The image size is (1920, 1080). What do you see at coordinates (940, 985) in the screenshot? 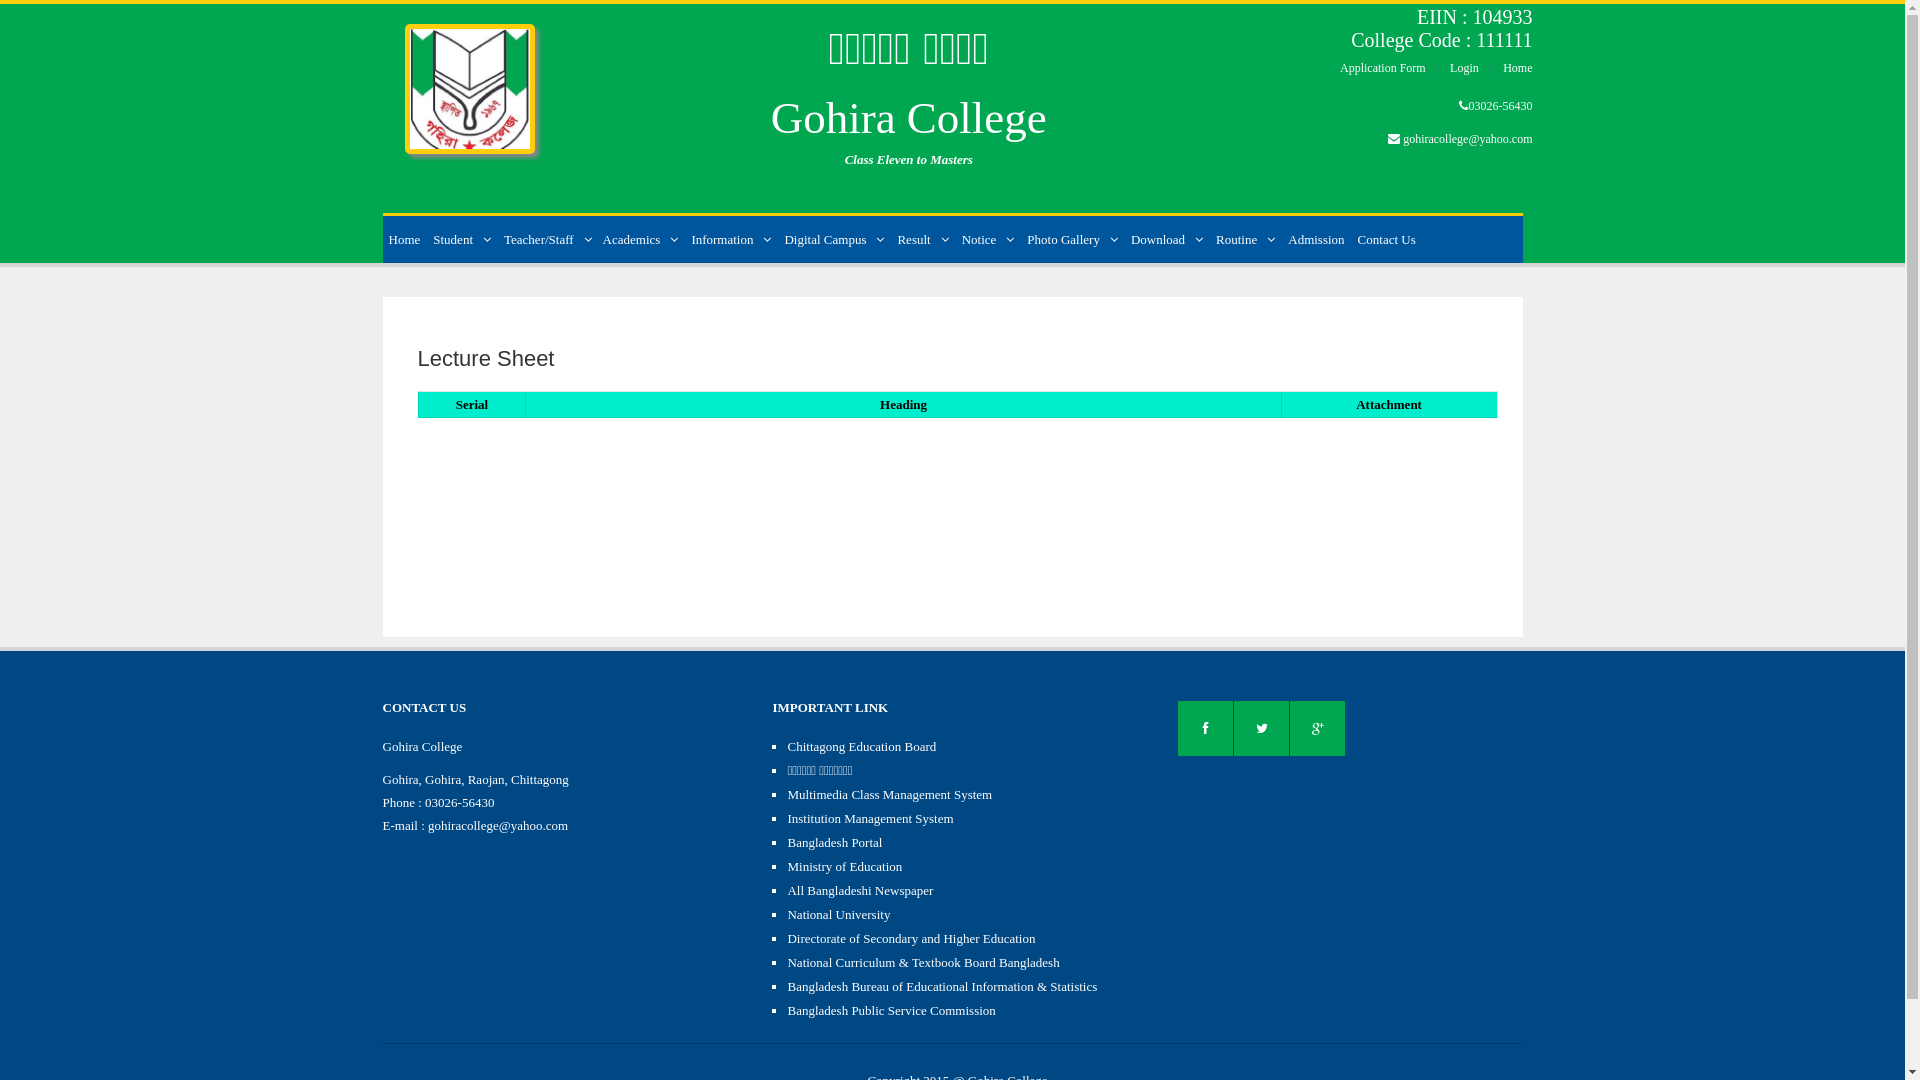
I see `'Bangladesh Bureau of Educational Information & Statistics'` at bounding box center [940, 985].